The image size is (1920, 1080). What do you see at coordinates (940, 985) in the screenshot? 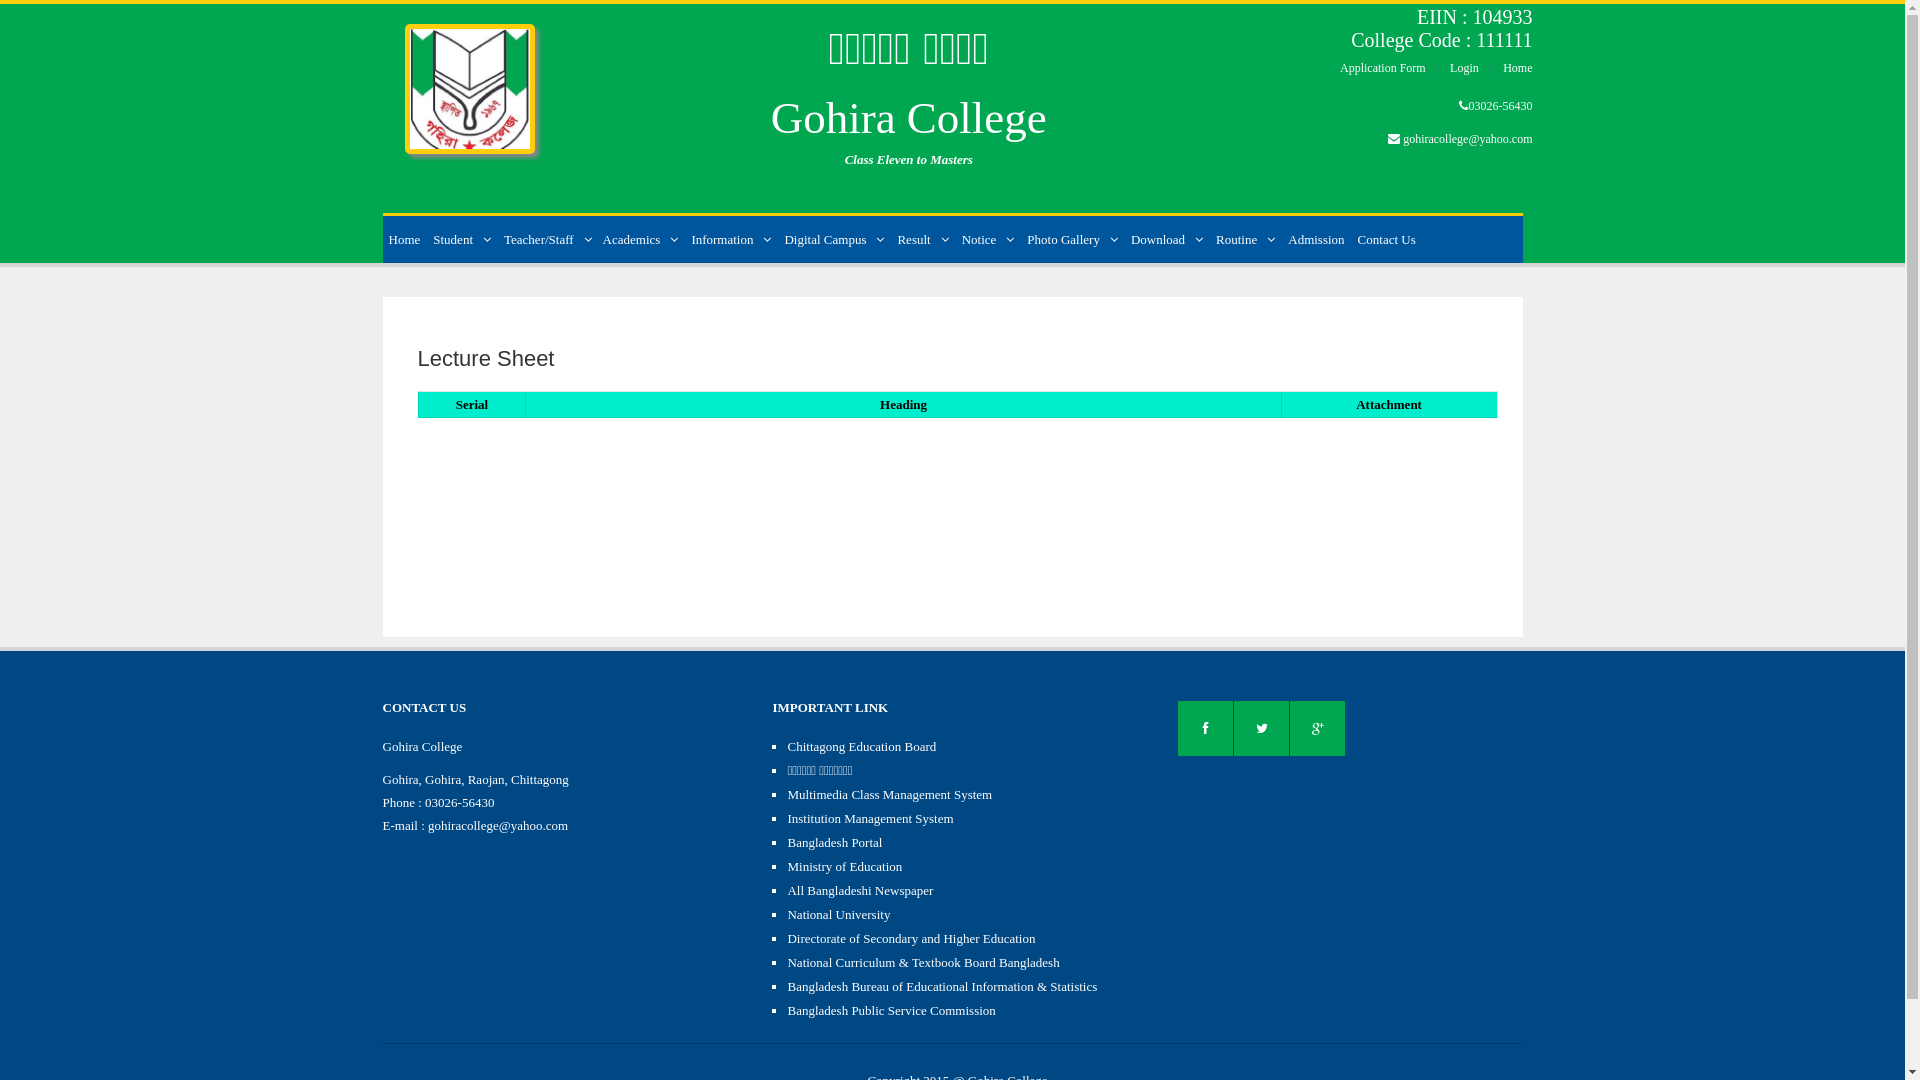
I see `'Bangladesh Bureau of Educational Information & Statistics'` at bounding box center [940, 985].